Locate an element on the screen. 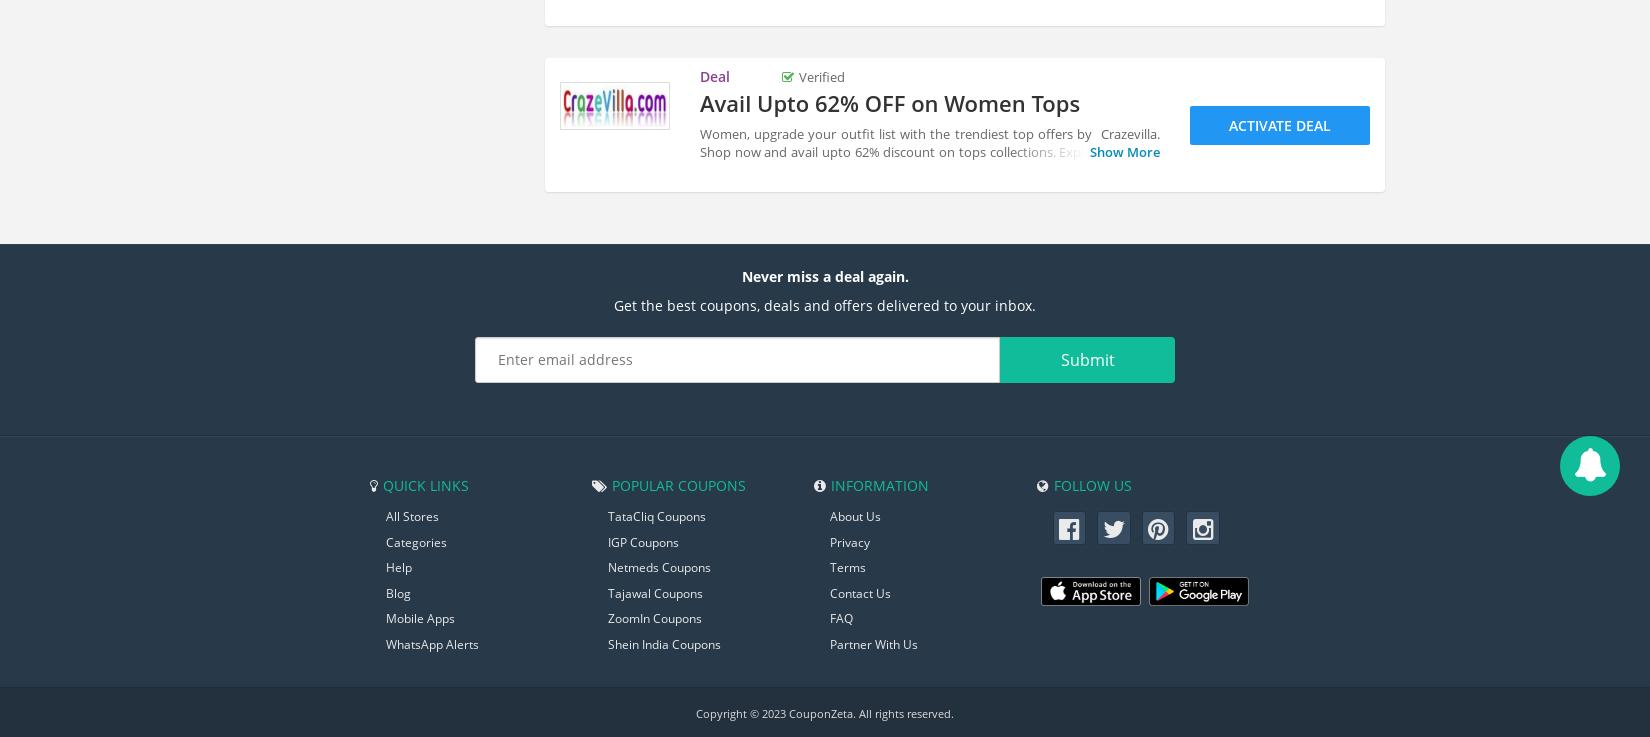 The width and height of the screenshot is (1650, 737). 'WhatsApp Alerts' is located at coordinates (431, 643).